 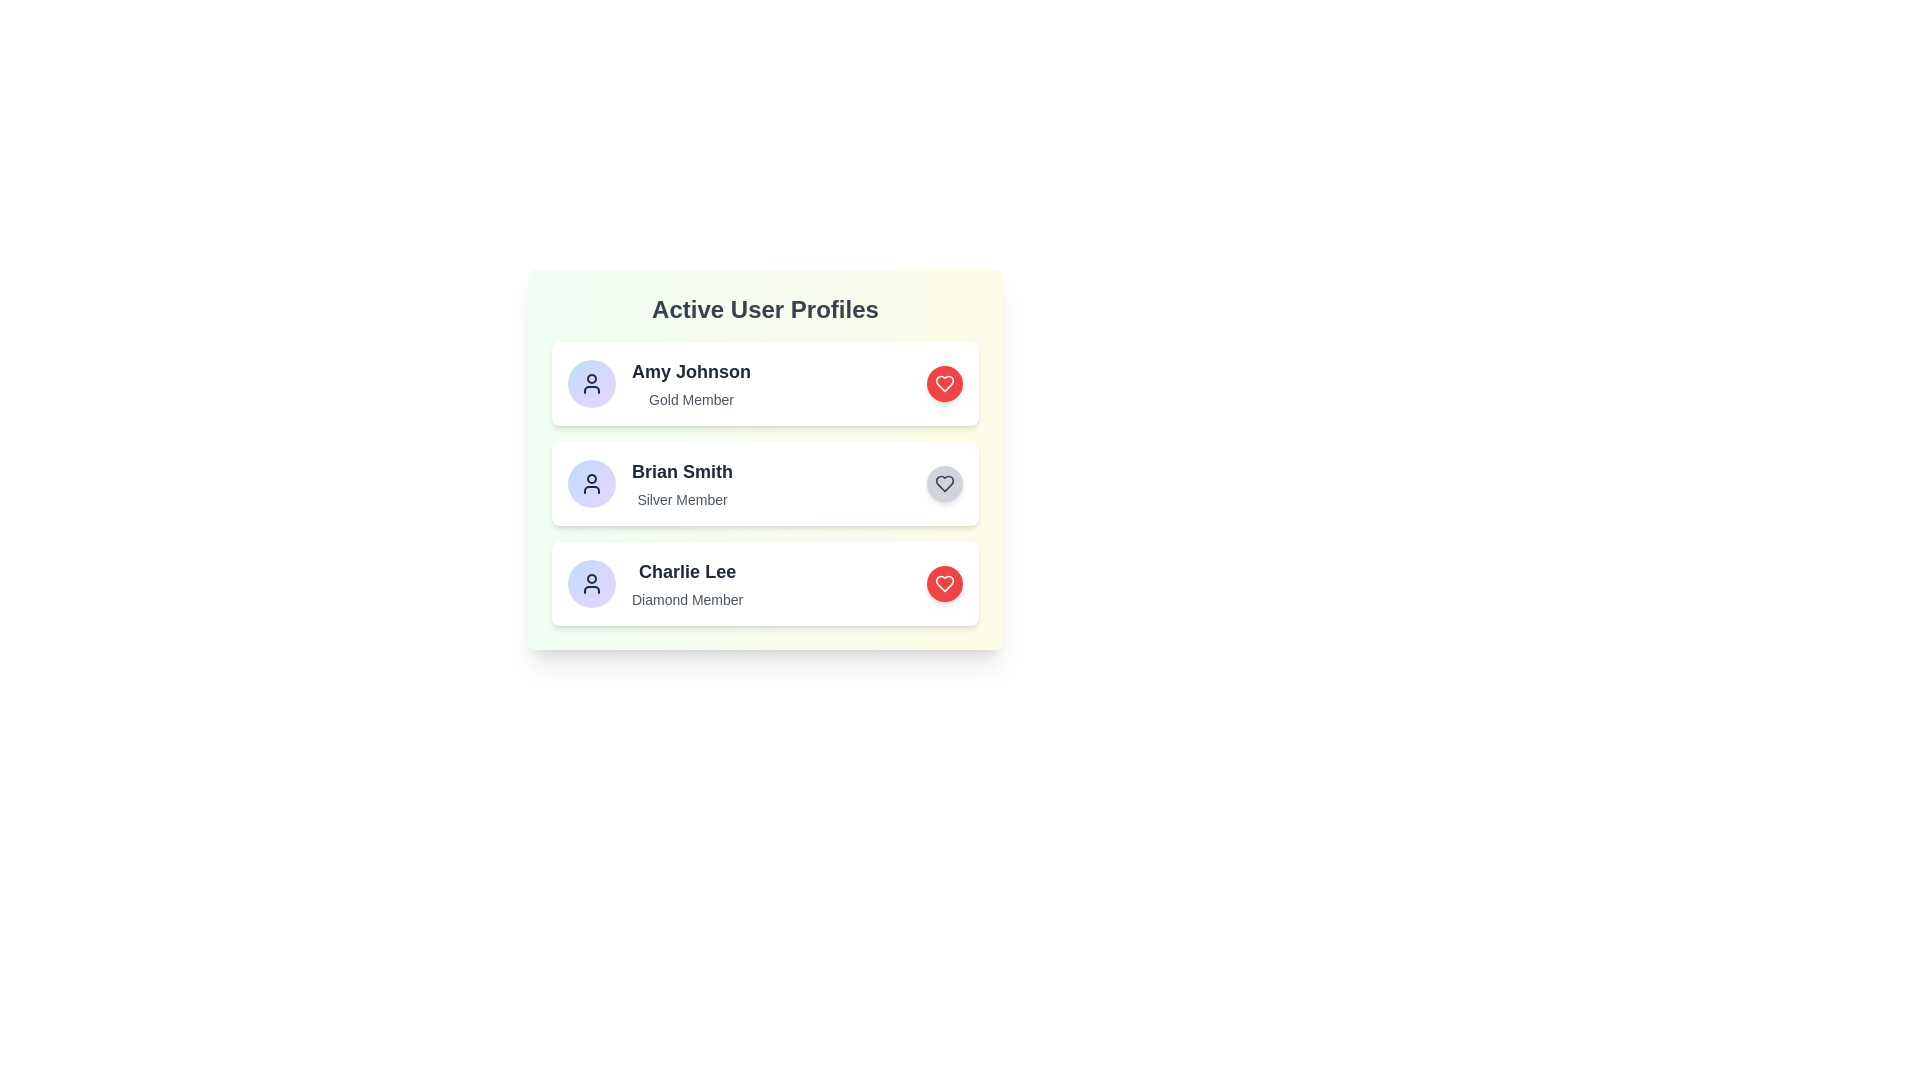 What do you see at coordinates (590, 583) in the screenshot?
I see `the Avatar element associated with the user 'Charlie Lee', a circular UI component with a gradient background transitioning from blue to purple, for user identity reference` at bounding box center [590, 583].